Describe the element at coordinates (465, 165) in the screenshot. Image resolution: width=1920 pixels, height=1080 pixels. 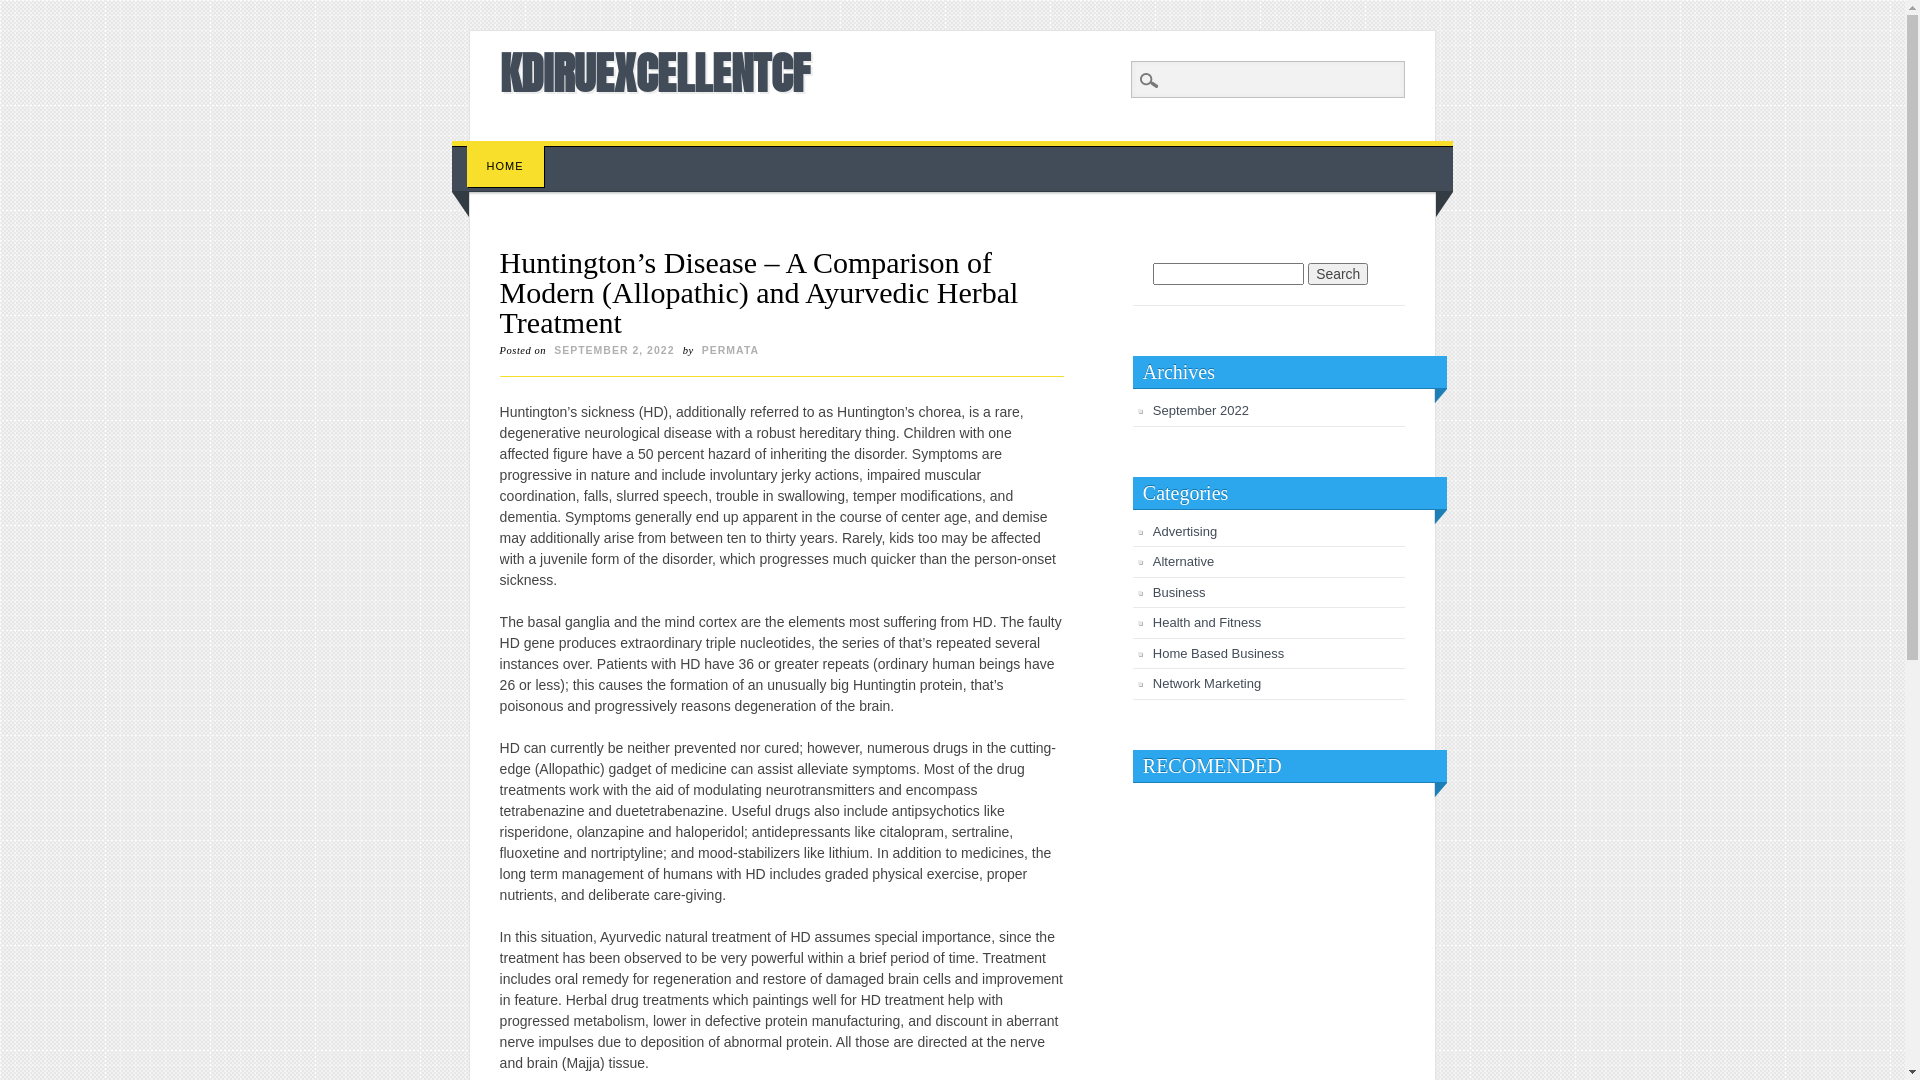
I see `'HOME'` at that location.